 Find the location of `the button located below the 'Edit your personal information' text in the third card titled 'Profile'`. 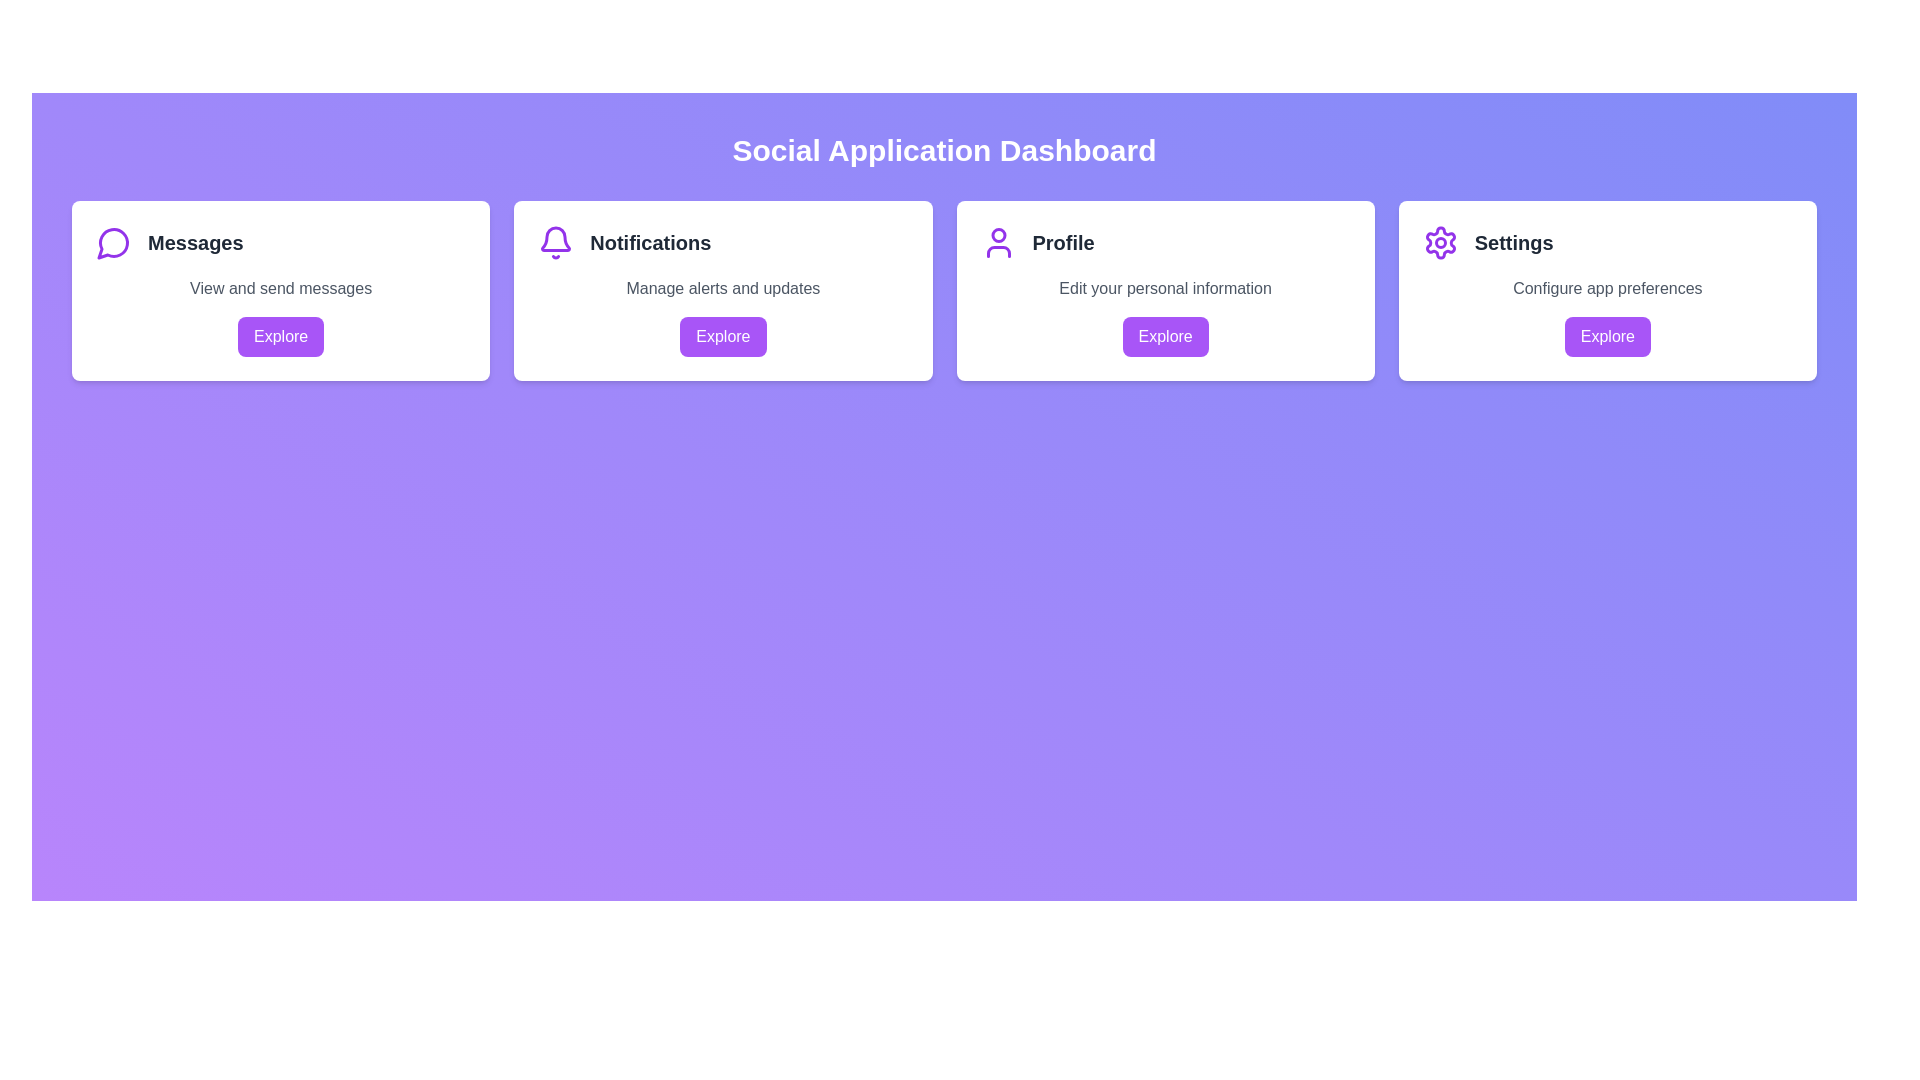

the button located below the 'Edit your personal information' text in the third card titled 'Profile' is located at coordinates (1165, 335).